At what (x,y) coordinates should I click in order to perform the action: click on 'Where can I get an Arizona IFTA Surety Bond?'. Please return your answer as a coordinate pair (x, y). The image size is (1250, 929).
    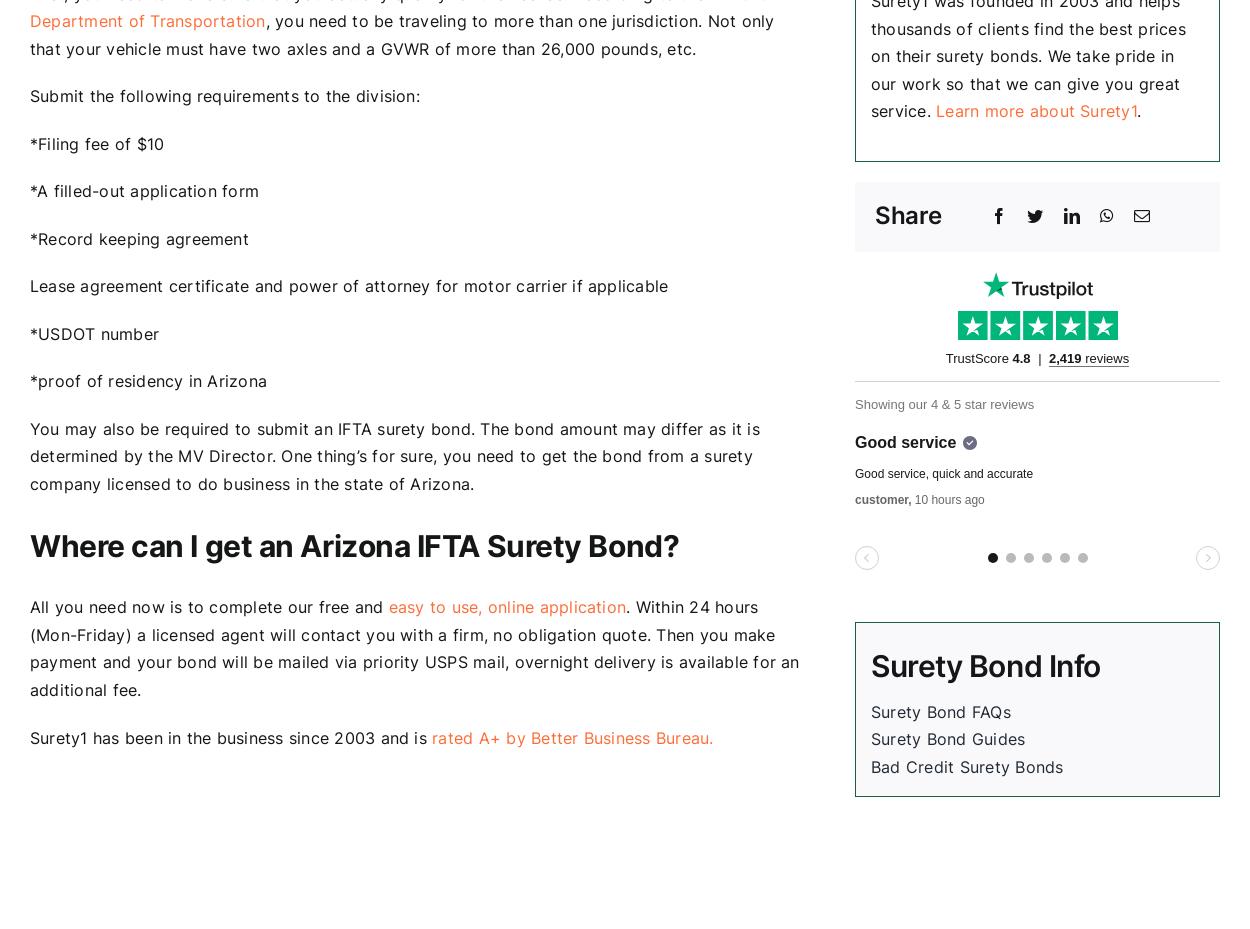
    Looking at the image, I should click on (28, 545).